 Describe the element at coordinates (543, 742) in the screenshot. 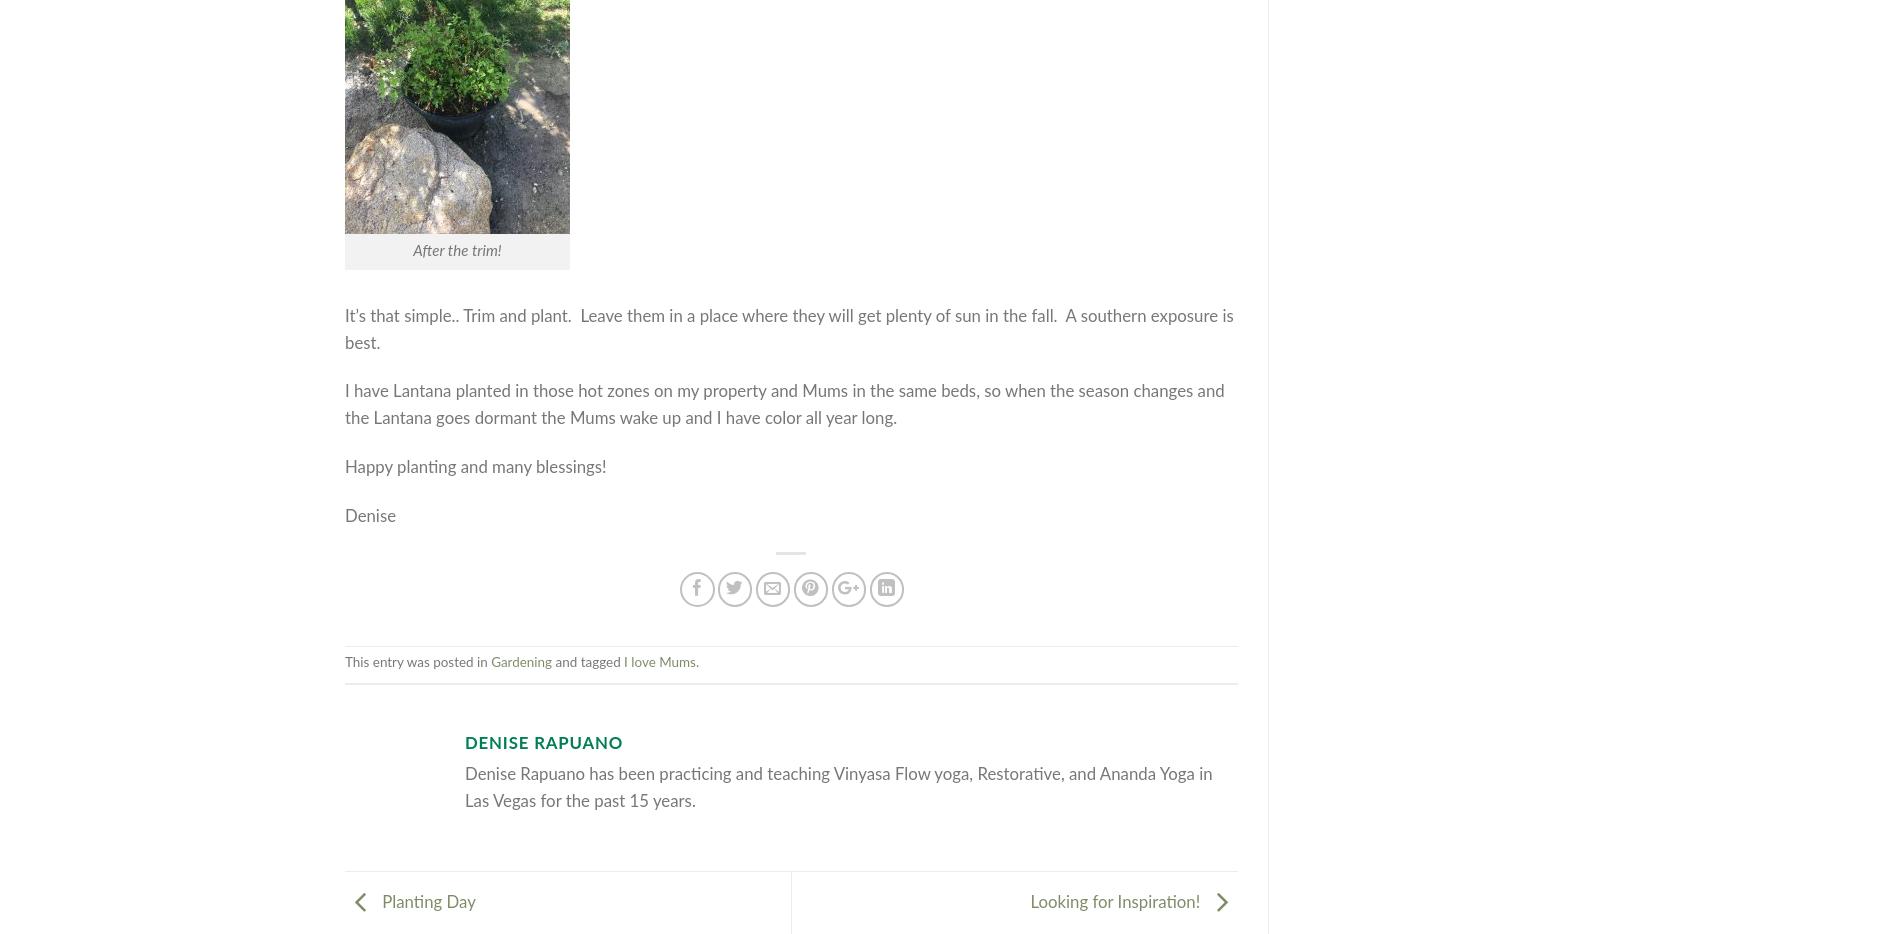

I see `'Denise Rapuano'` at that location.